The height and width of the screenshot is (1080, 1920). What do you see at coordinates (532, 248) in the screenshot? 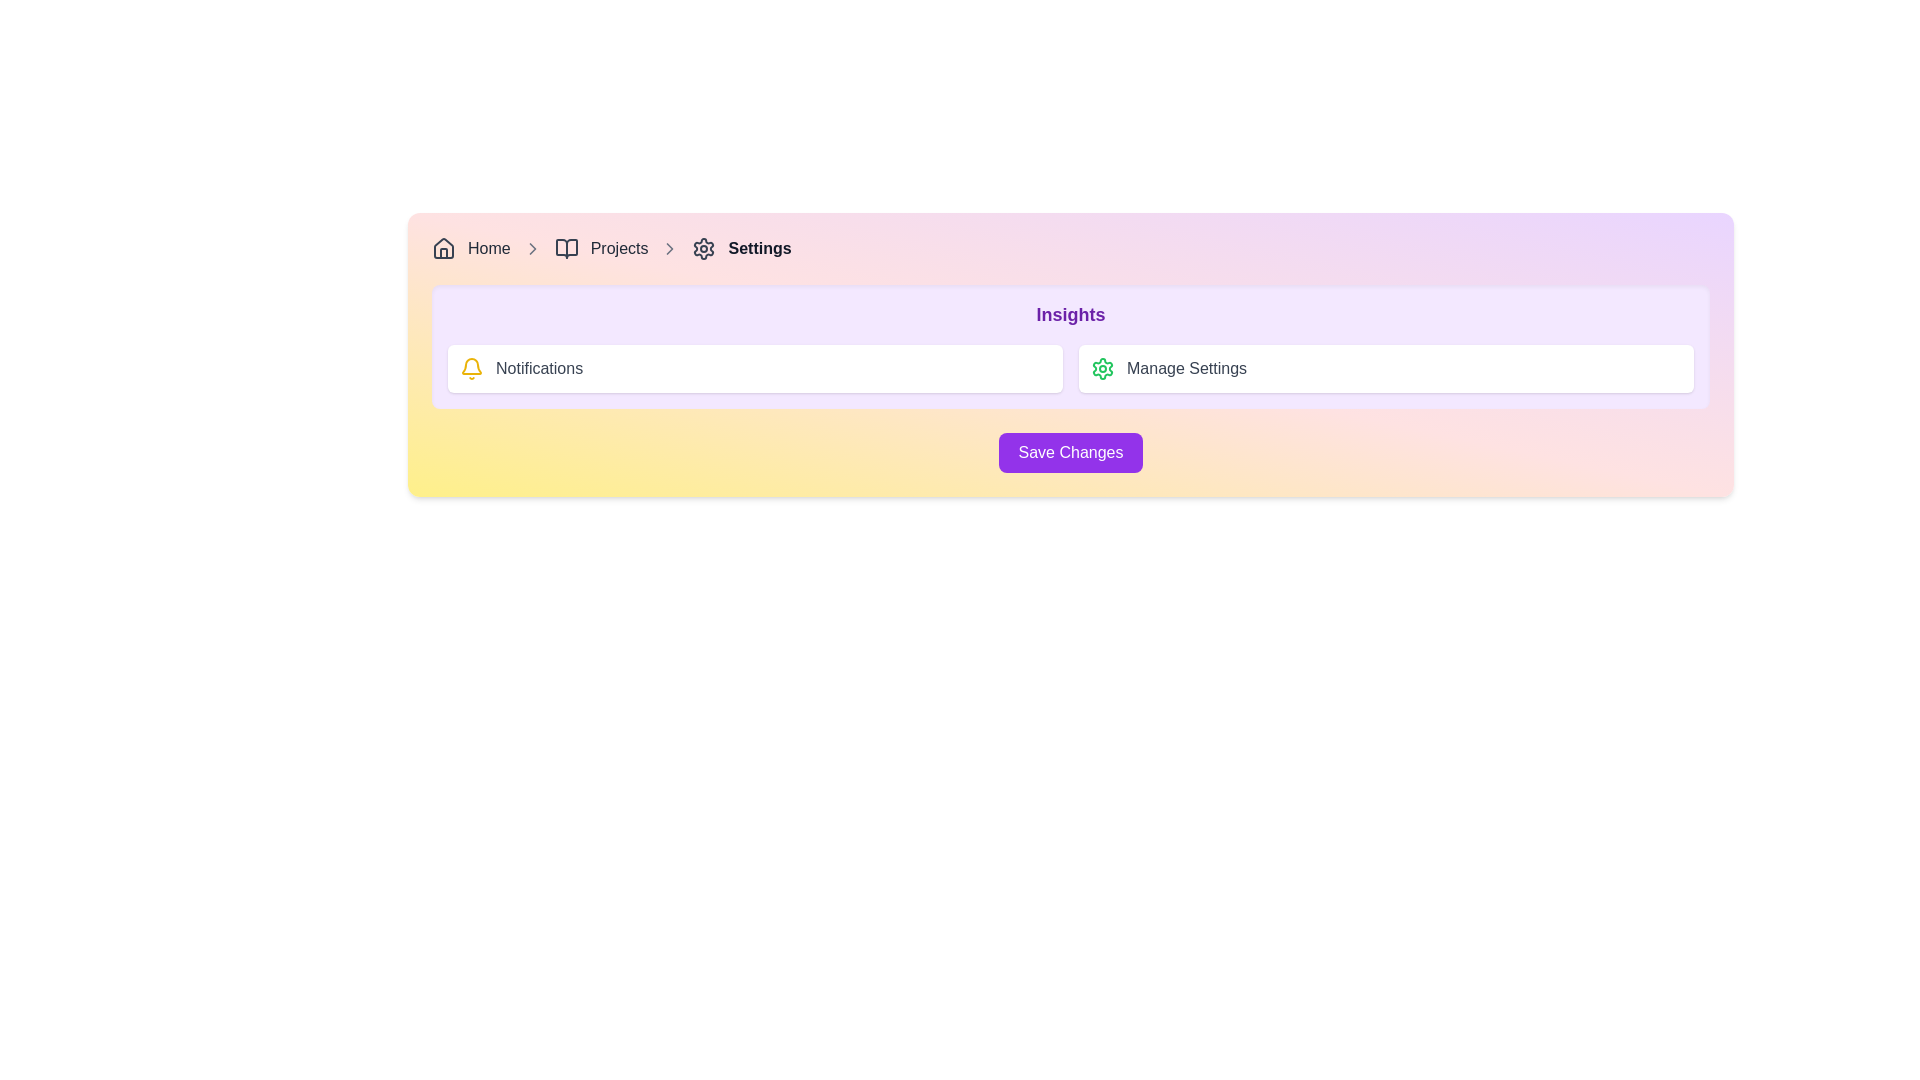
I see `the visual separator icon in the breadcrumb navigation bar located between the 'Home' and 'Projects' links` at bounding box center [532, 248].